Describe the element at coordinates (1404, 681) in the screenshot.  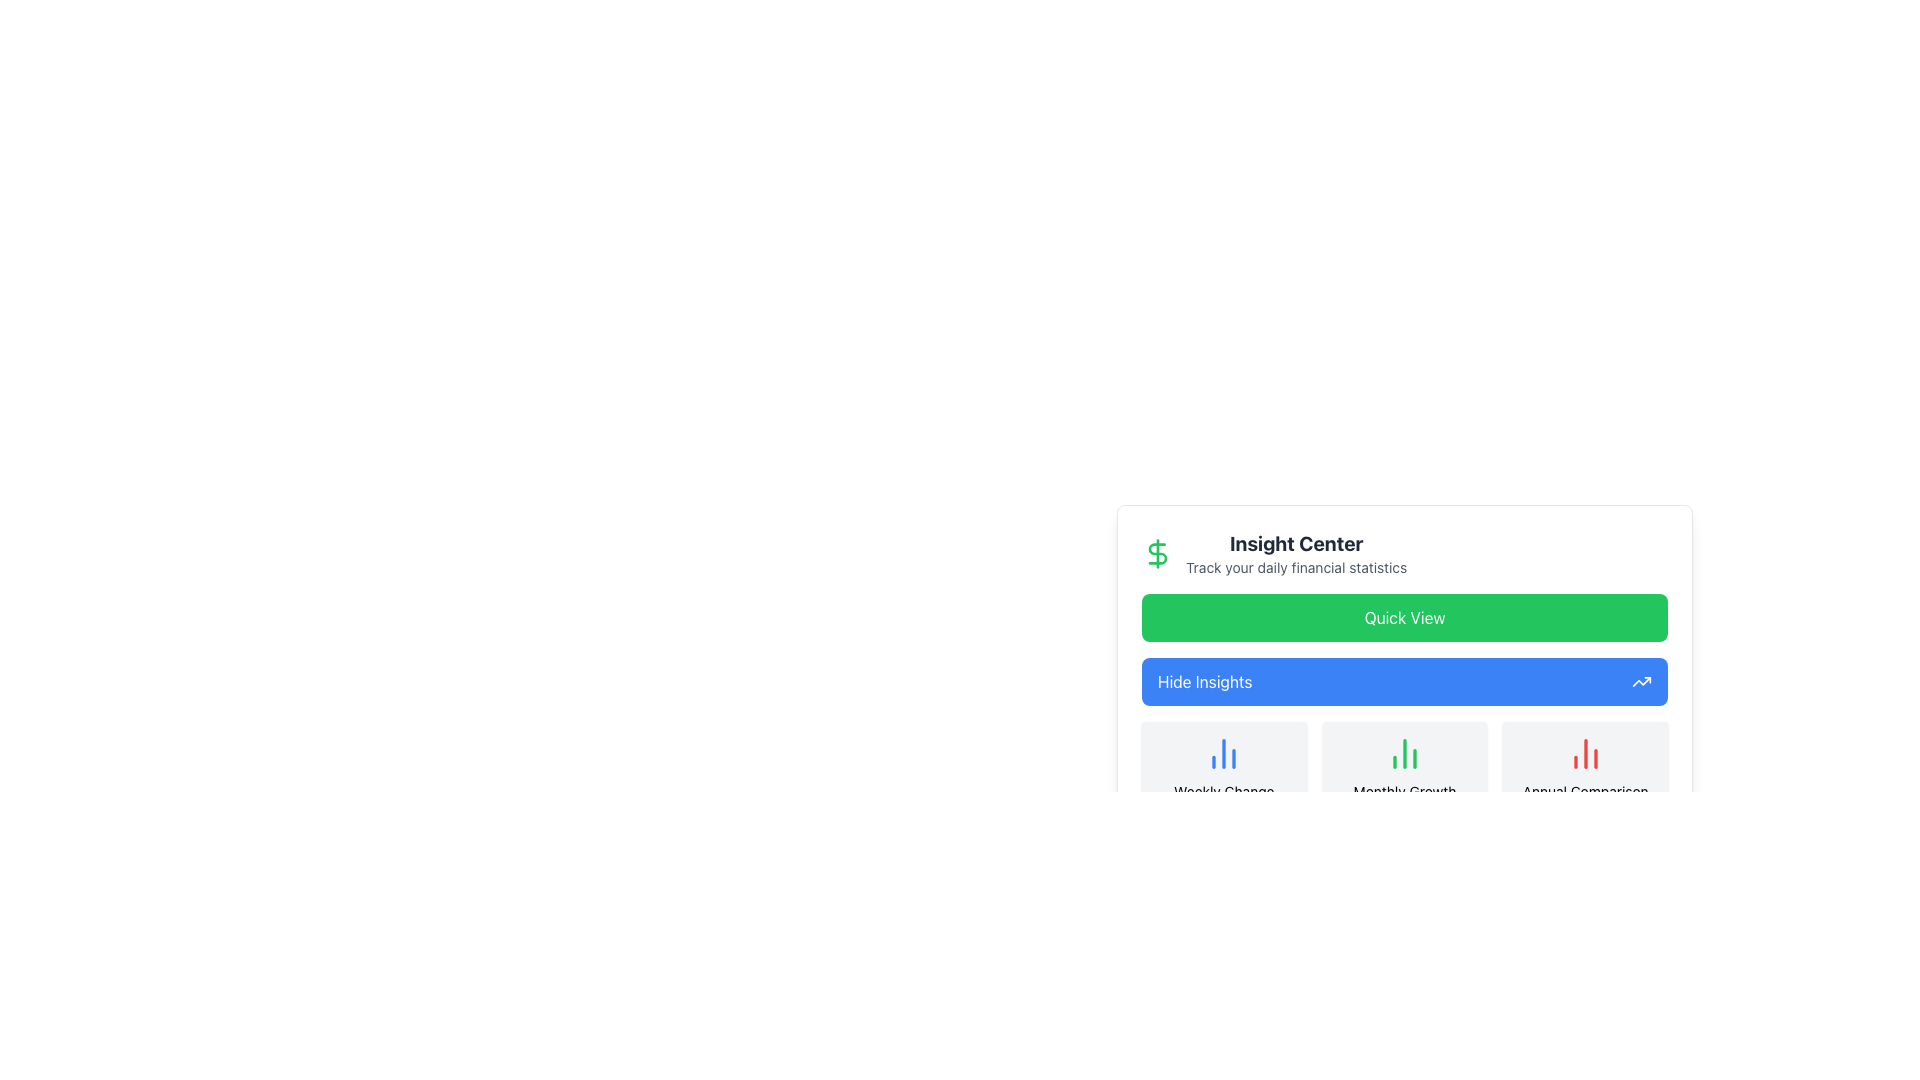
I see `the button that hides insights in the 'Insight Center', positioned below the 'Quick View' button` at that location.